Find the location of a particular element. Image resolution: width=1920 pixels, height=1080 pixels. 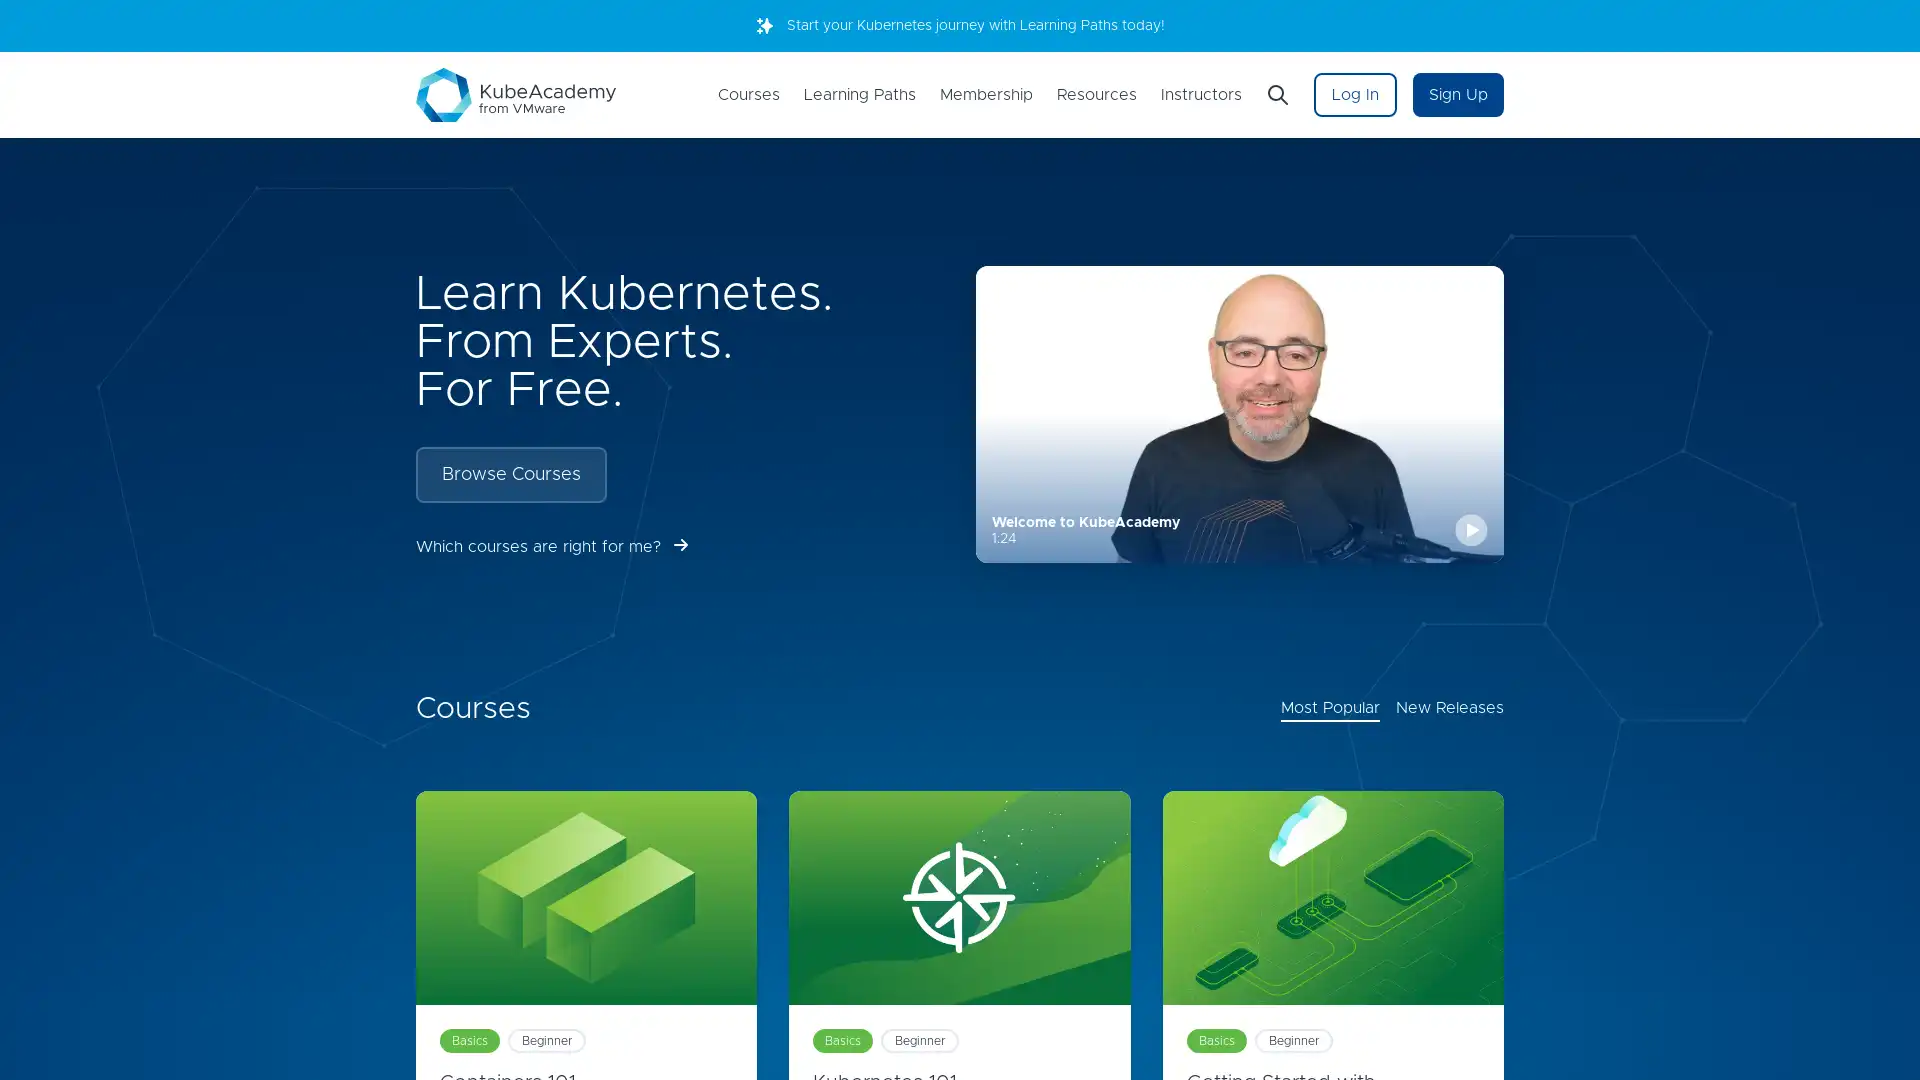

New Releases is located at coordinates (1449, 708).